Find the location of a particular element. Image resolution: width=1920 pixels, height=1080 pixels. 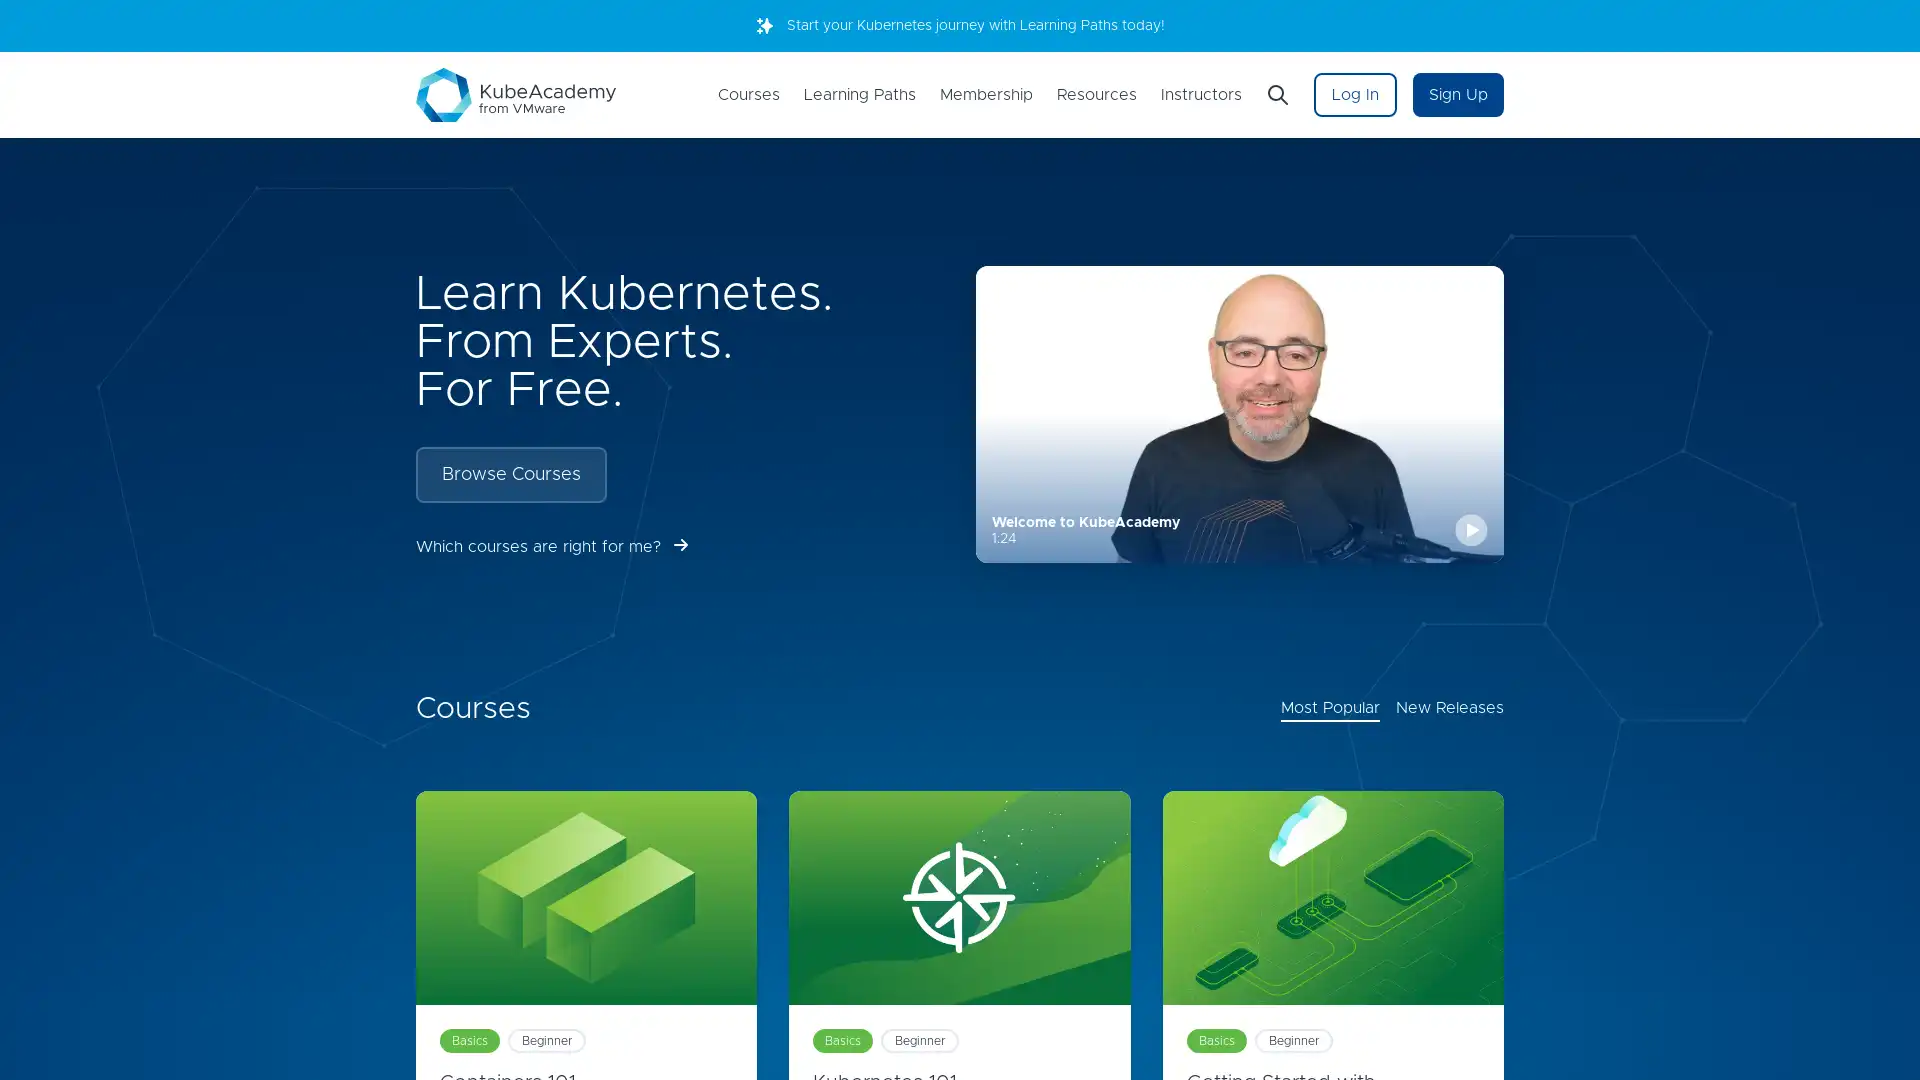

New Releases is located at coordinates (1449, 708).